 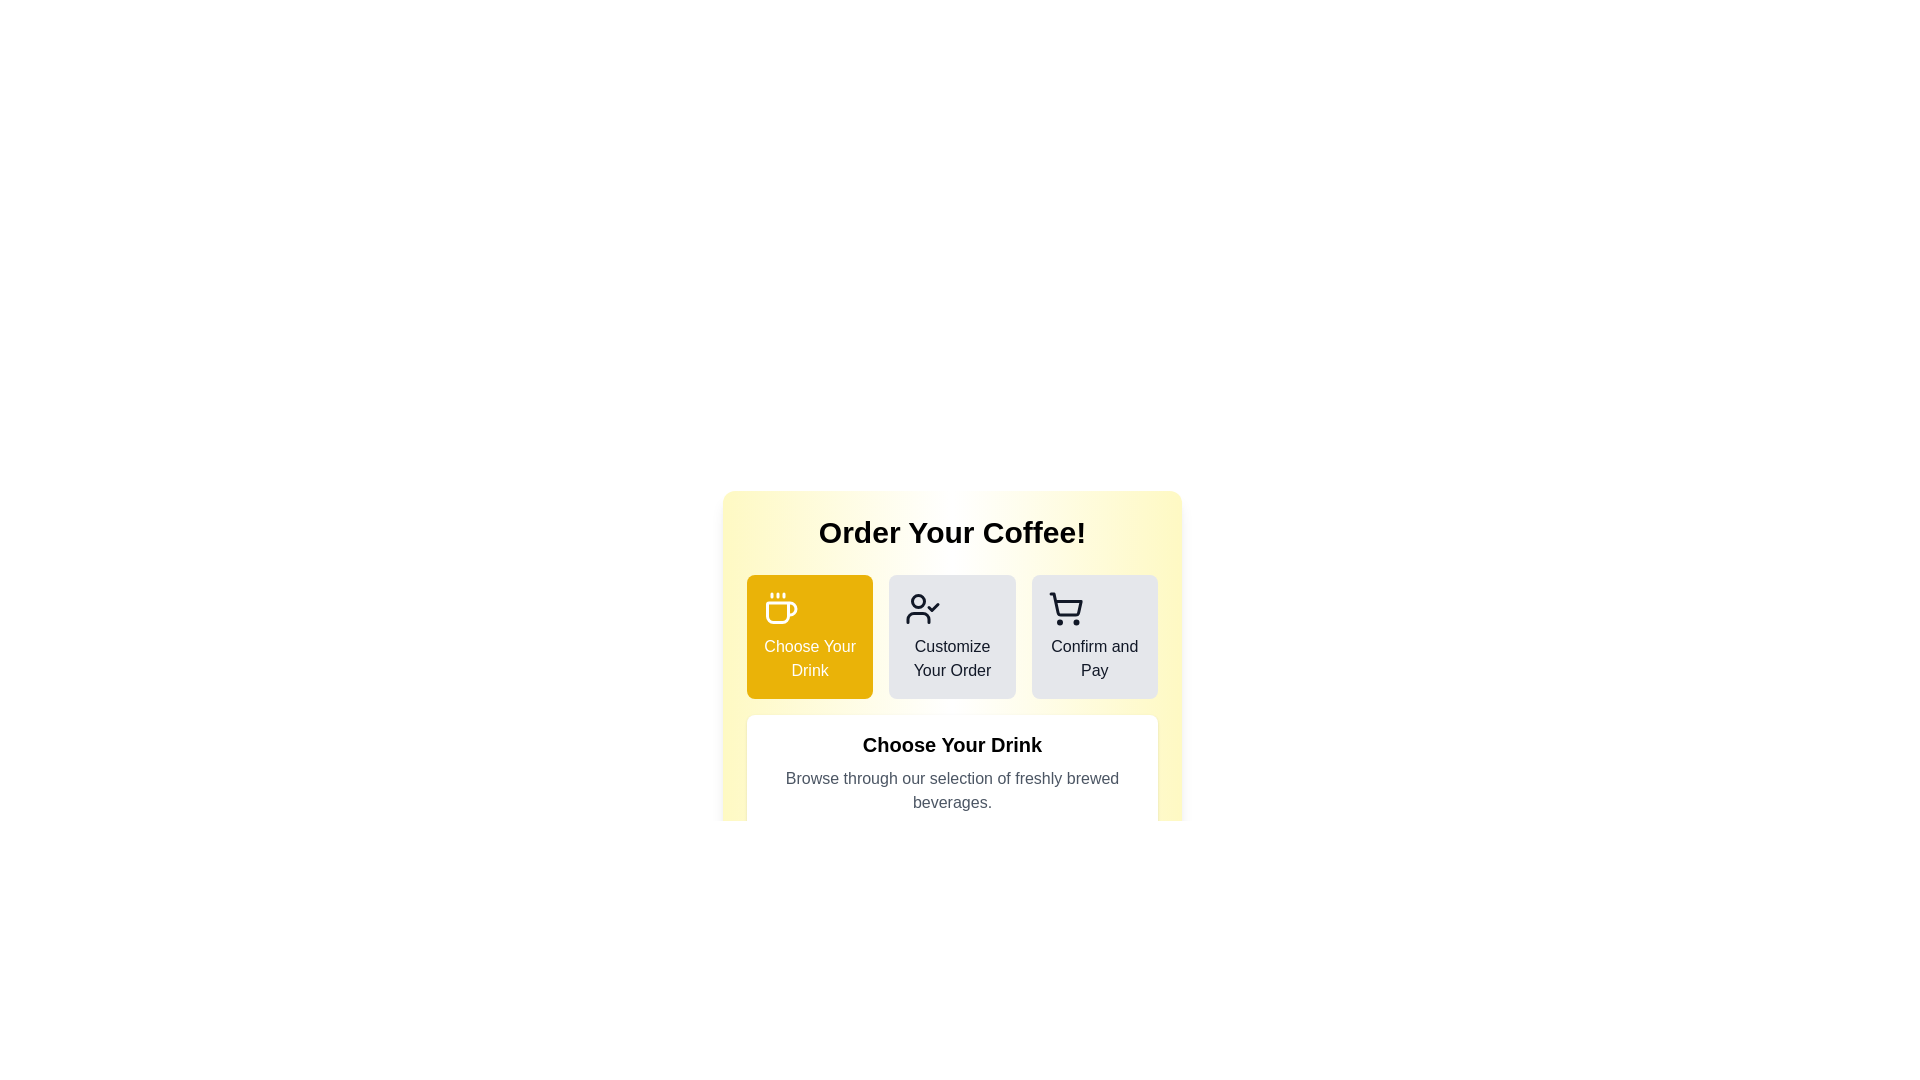 I want to click on the step titled Confirm and Pay to navigate to that step, so click(x=1093, y=636).